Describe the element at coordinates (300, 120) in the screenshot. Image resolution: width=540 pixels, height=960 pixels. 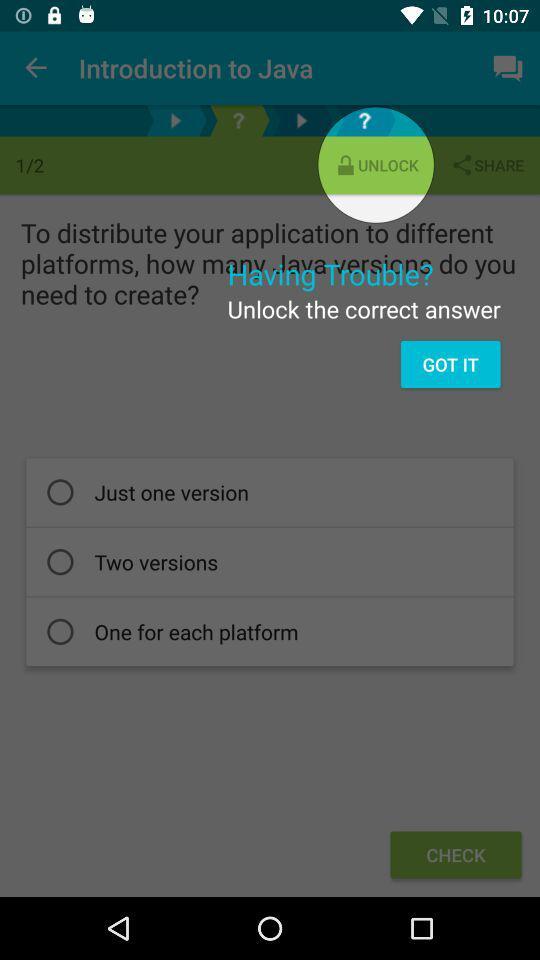
I see `go the next page` at that location.